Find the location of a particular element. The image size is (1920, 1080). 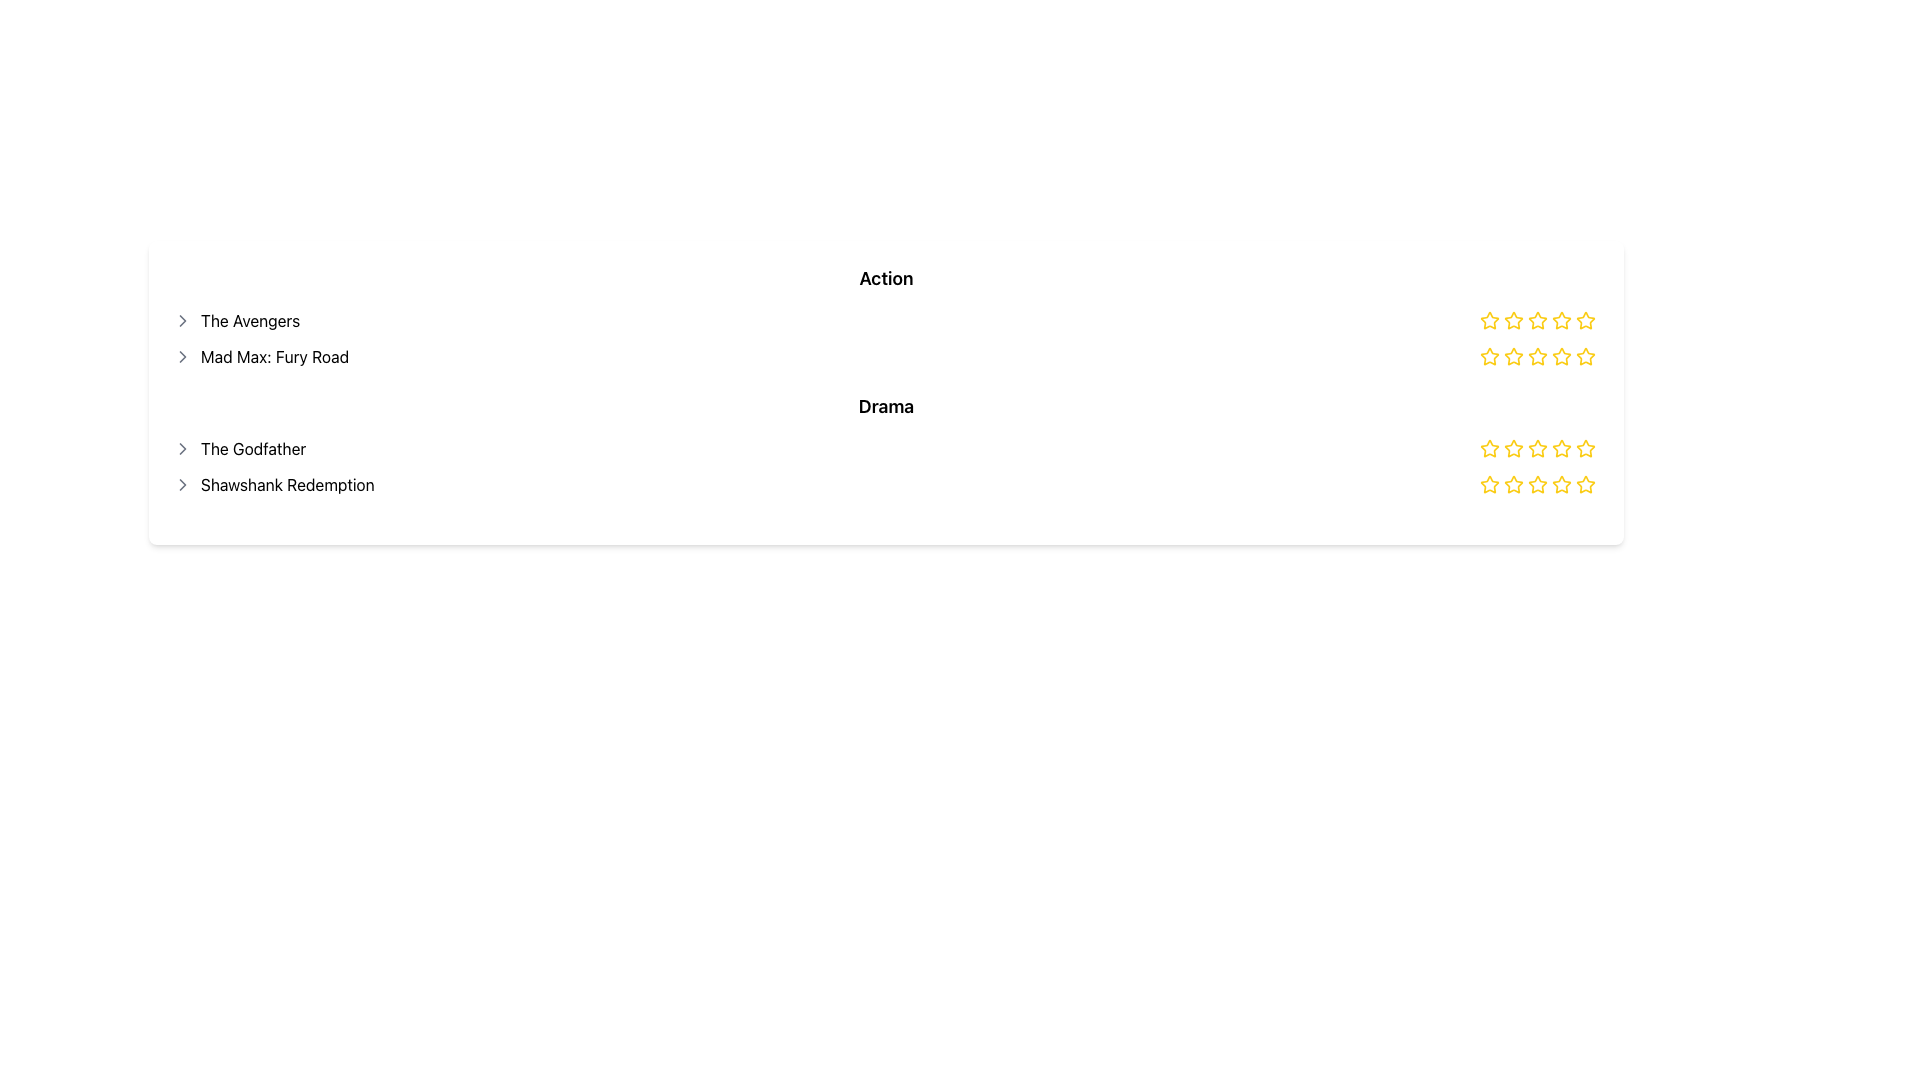

the fifth star icon in the star rating mechanism for the 'Shawshank Redemption' movie is located at coordinates (1560, 485).